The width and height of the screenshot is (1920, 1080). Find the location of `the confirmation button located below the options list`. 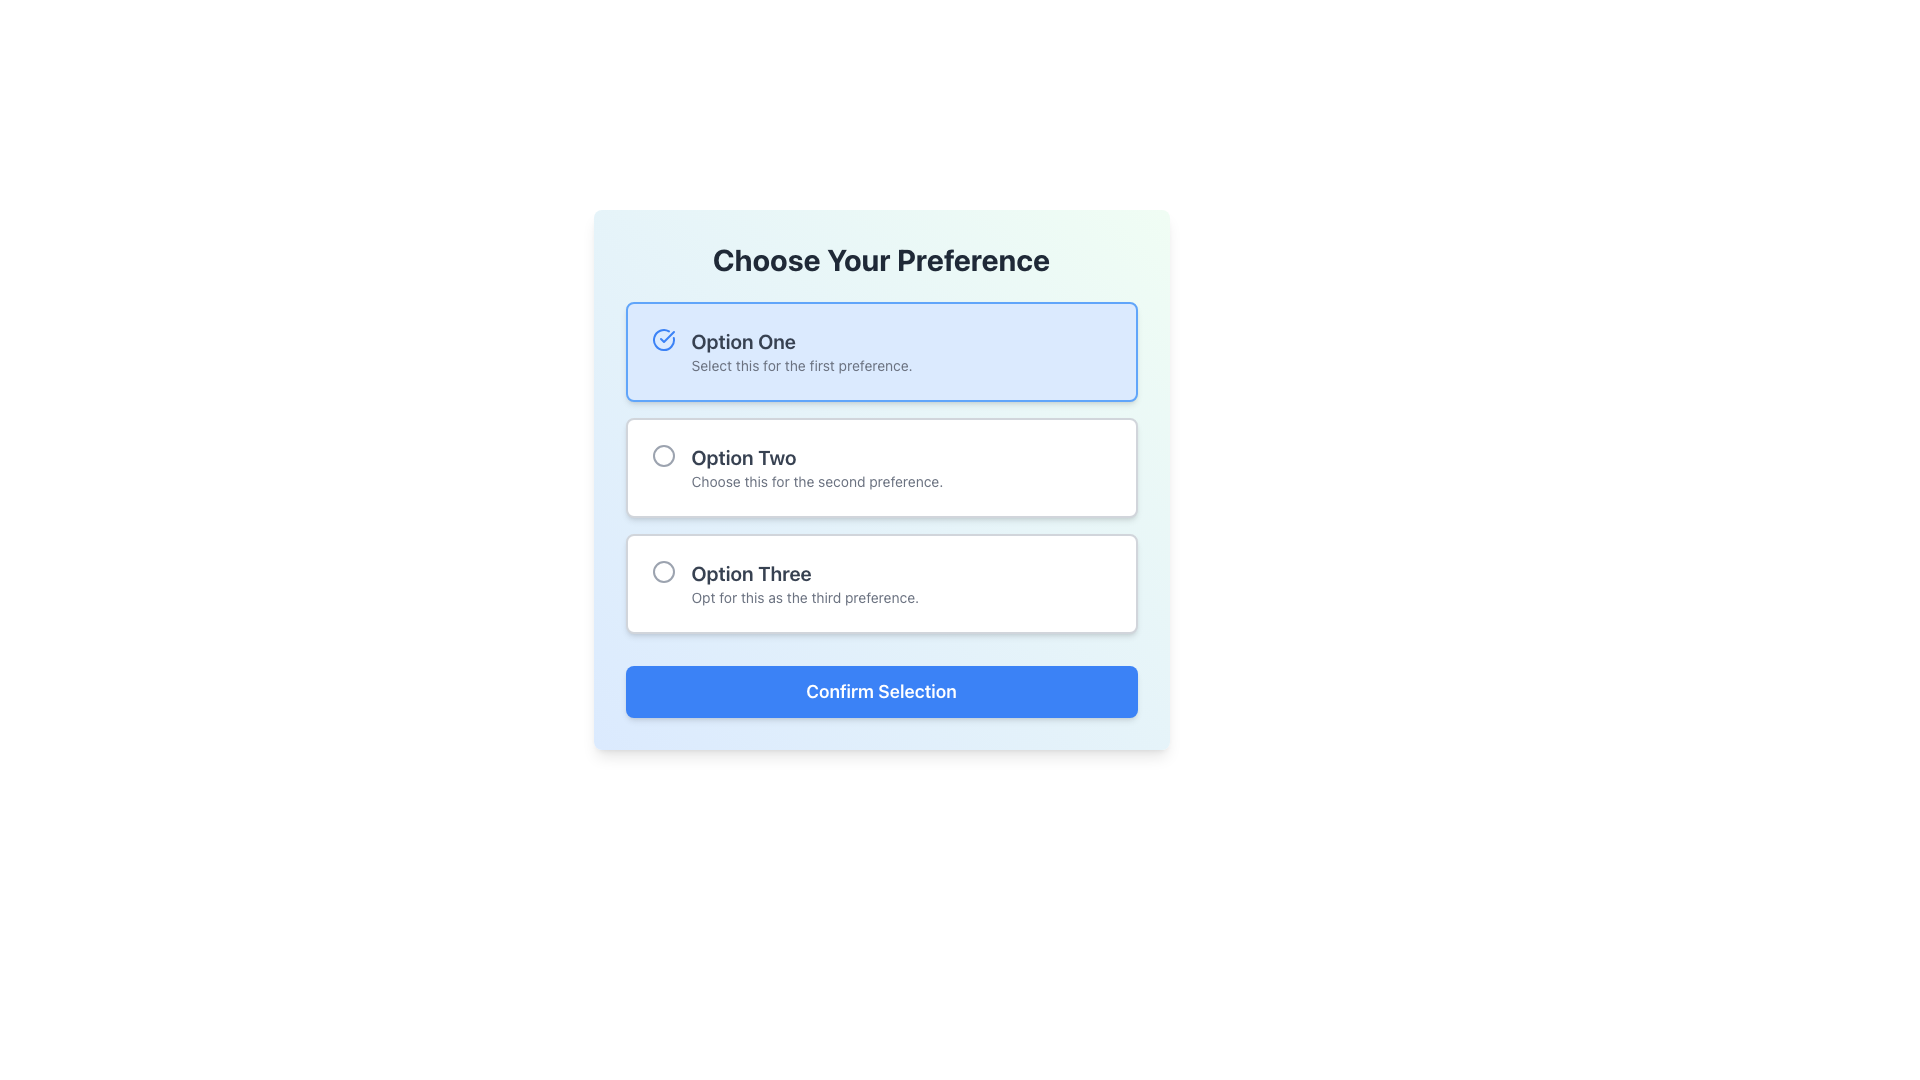

the confirmation button located below the options list is located at coordinates (880, 690).